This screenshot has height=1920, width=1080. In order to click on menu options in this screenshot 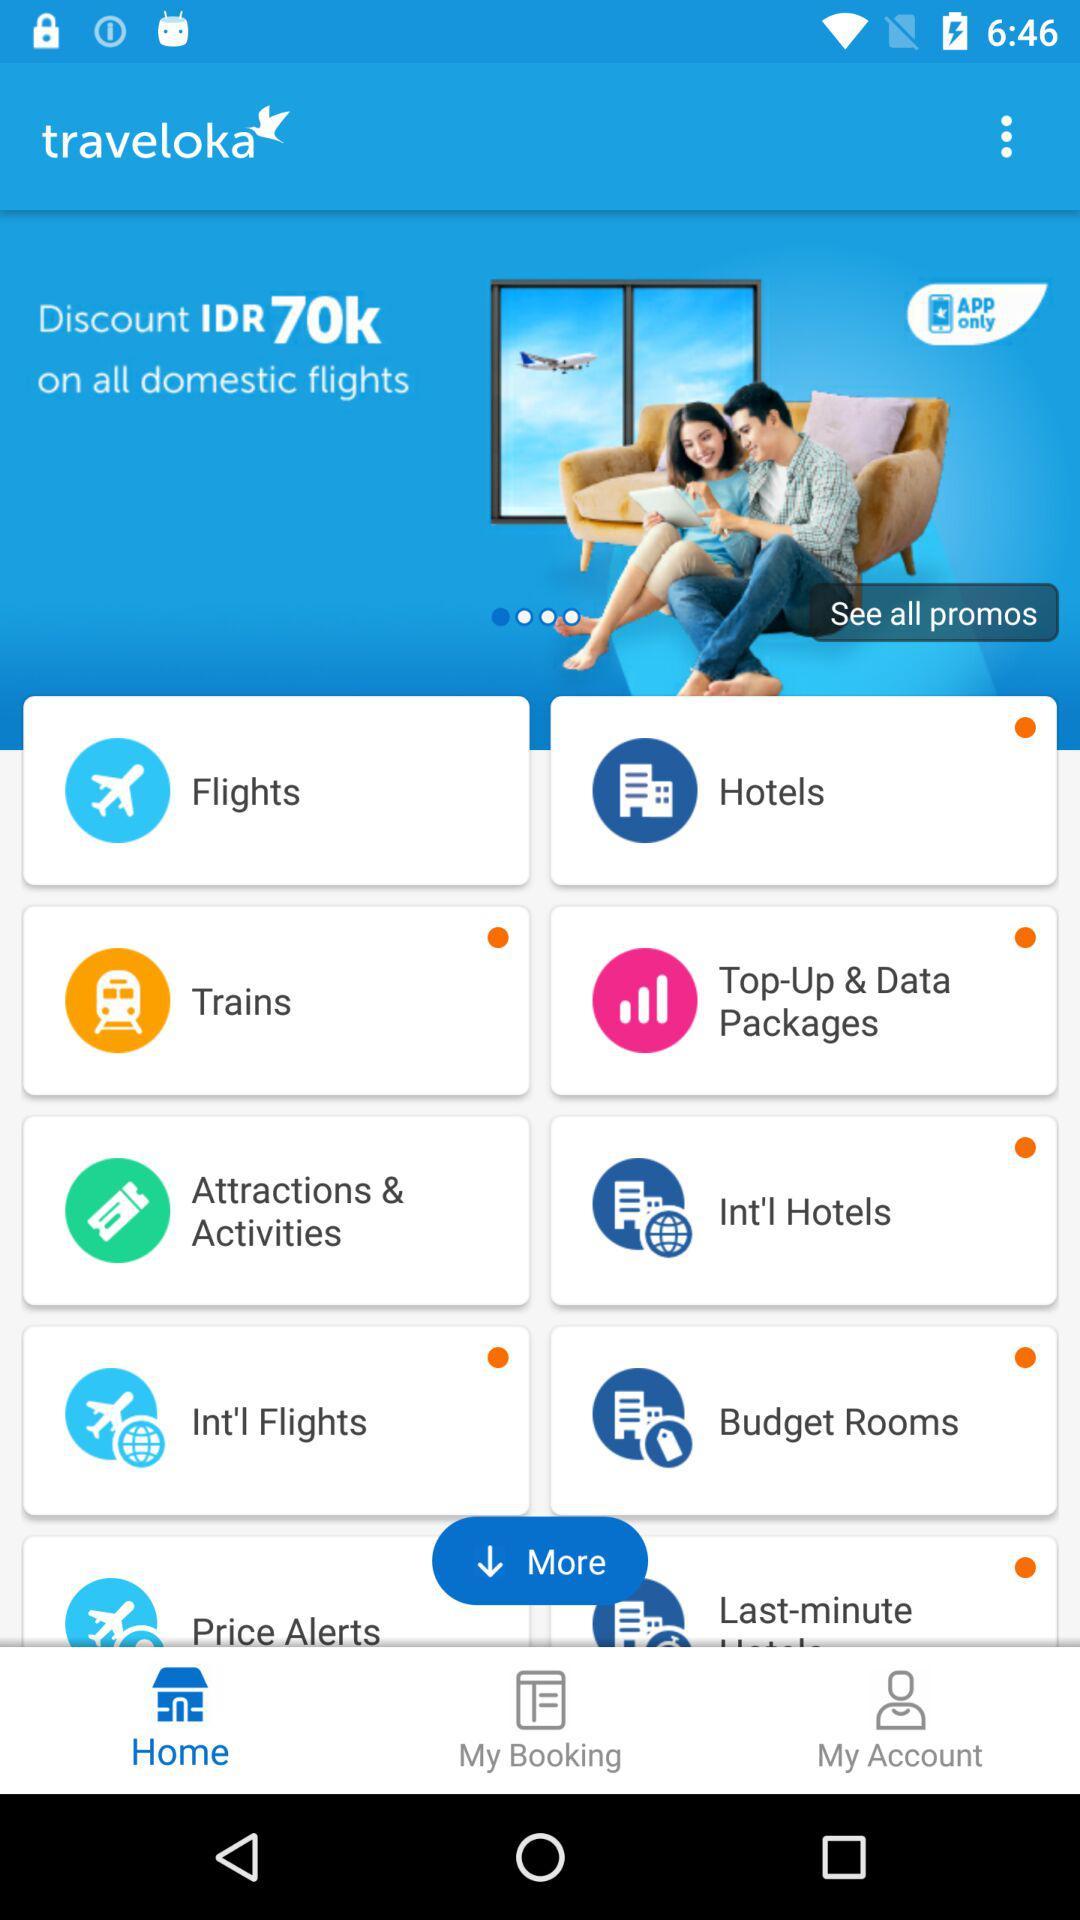, I will do `click(1006, 135)`.